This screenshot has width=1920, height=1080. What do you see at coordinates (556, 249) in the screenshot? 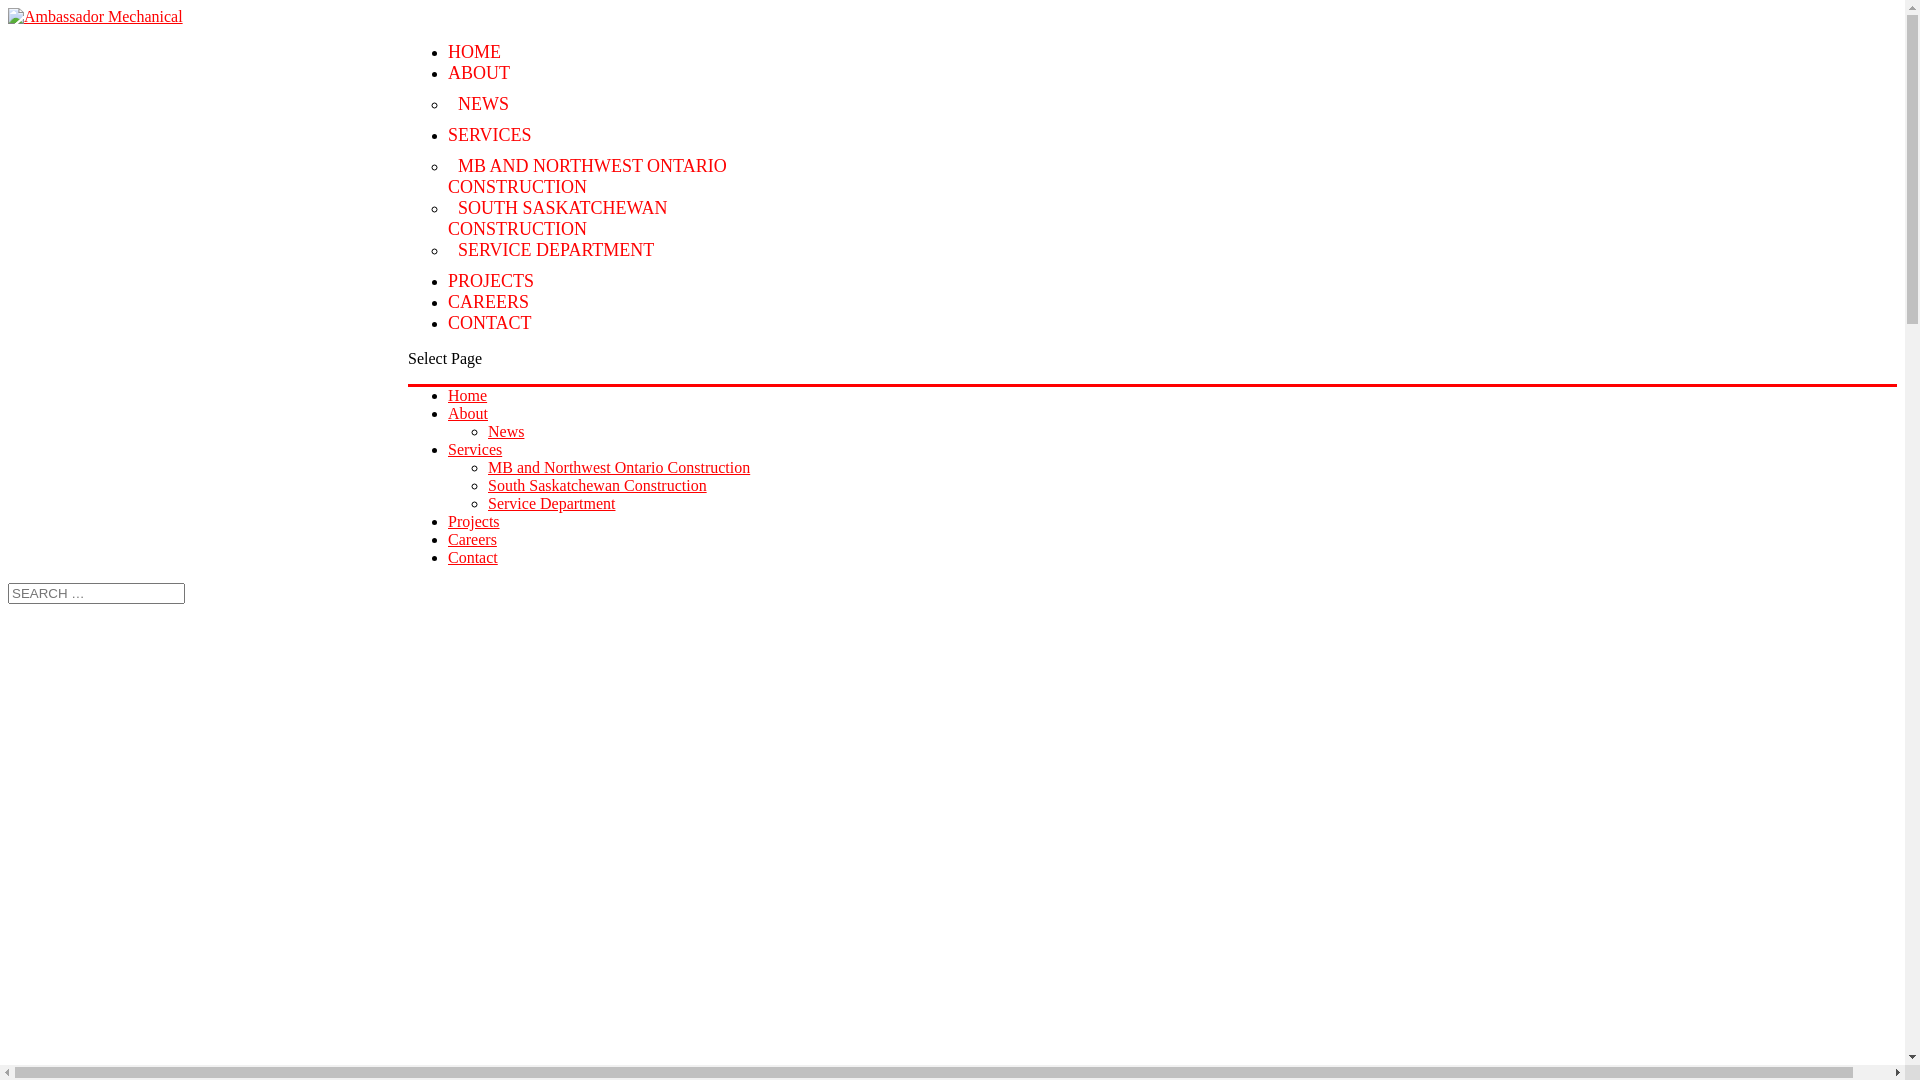
I see `'SERVICE DEPARTMENT'` at bounding box center [556, 249].